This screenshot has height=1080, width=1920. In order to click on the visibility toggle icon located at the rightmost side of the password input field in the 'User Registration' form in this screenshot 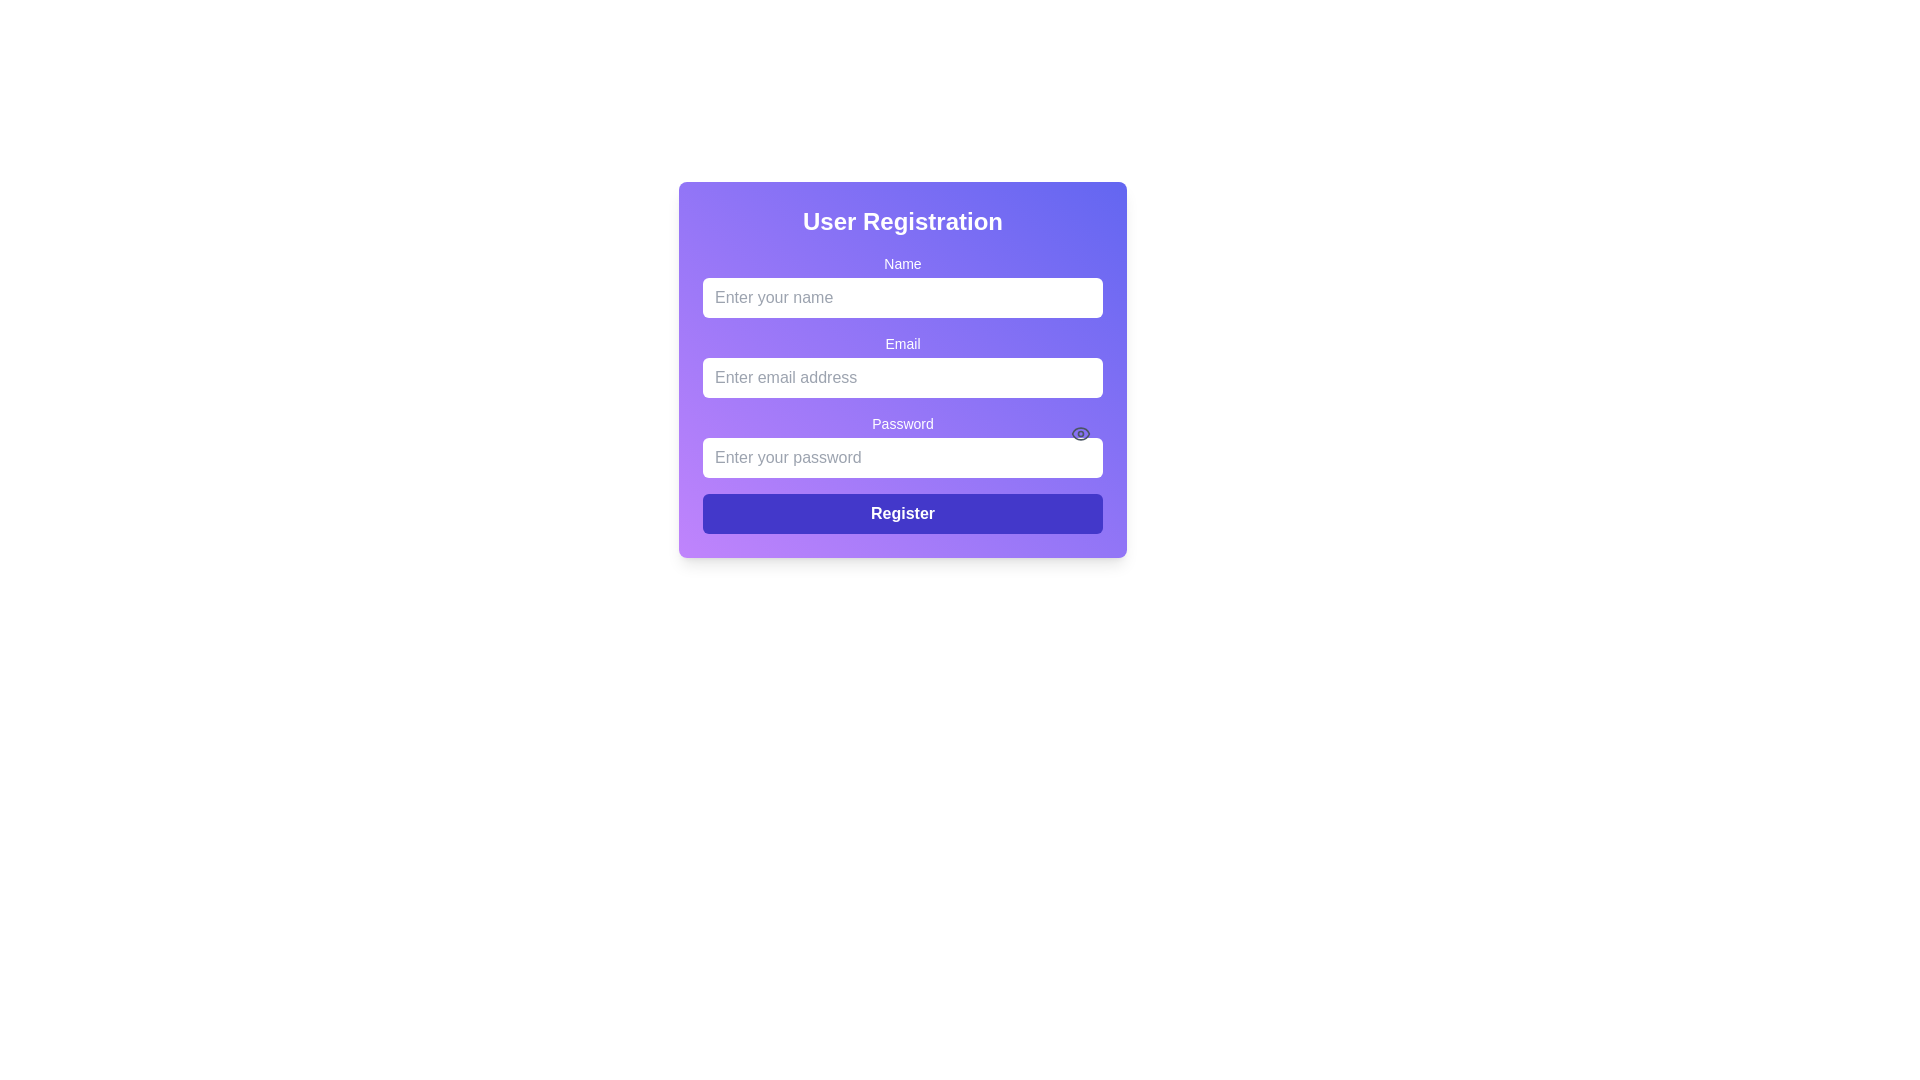, I will do `click(1079, 433)`.